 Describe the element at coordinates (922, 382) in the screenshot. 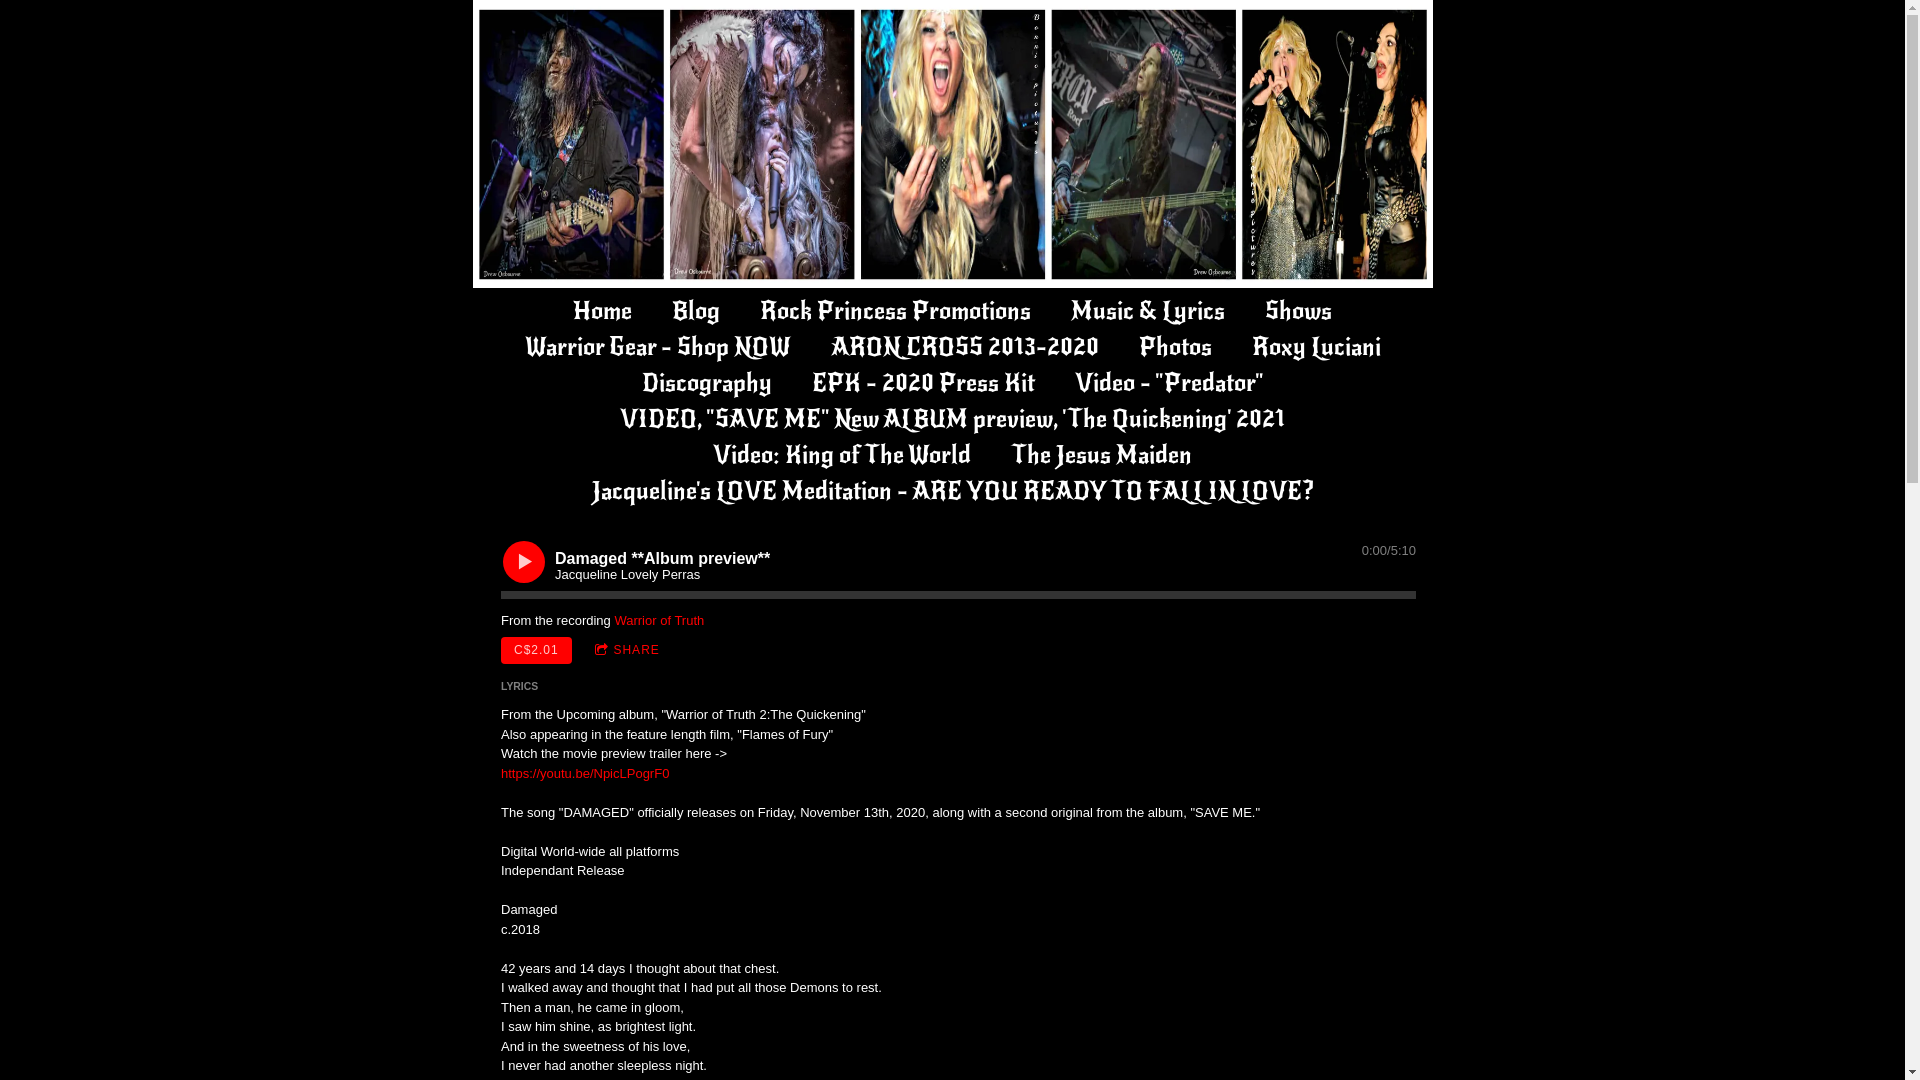

I see `'EPK - 2020 Press Kit'` at that location.